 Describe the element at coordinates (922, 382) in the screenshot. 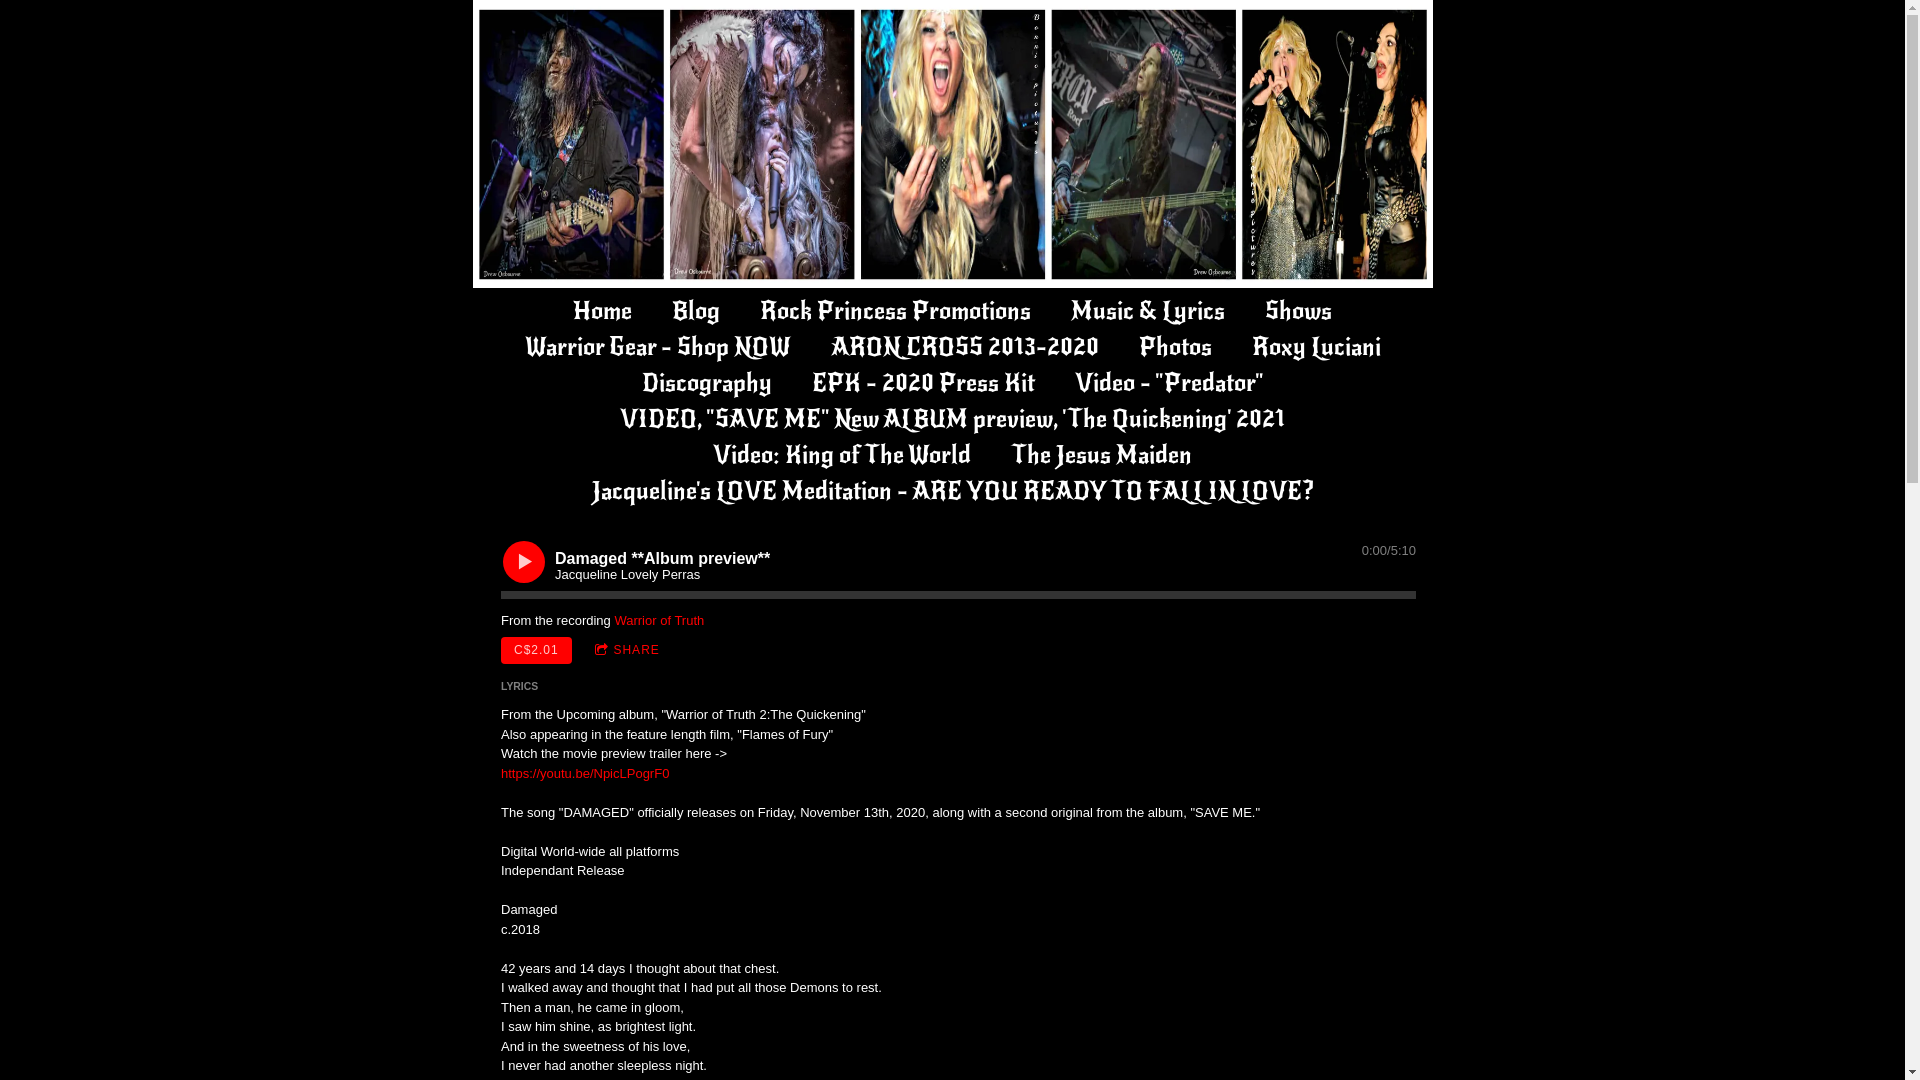

I see `'EPK - 2020 Press Kit'` at that location.